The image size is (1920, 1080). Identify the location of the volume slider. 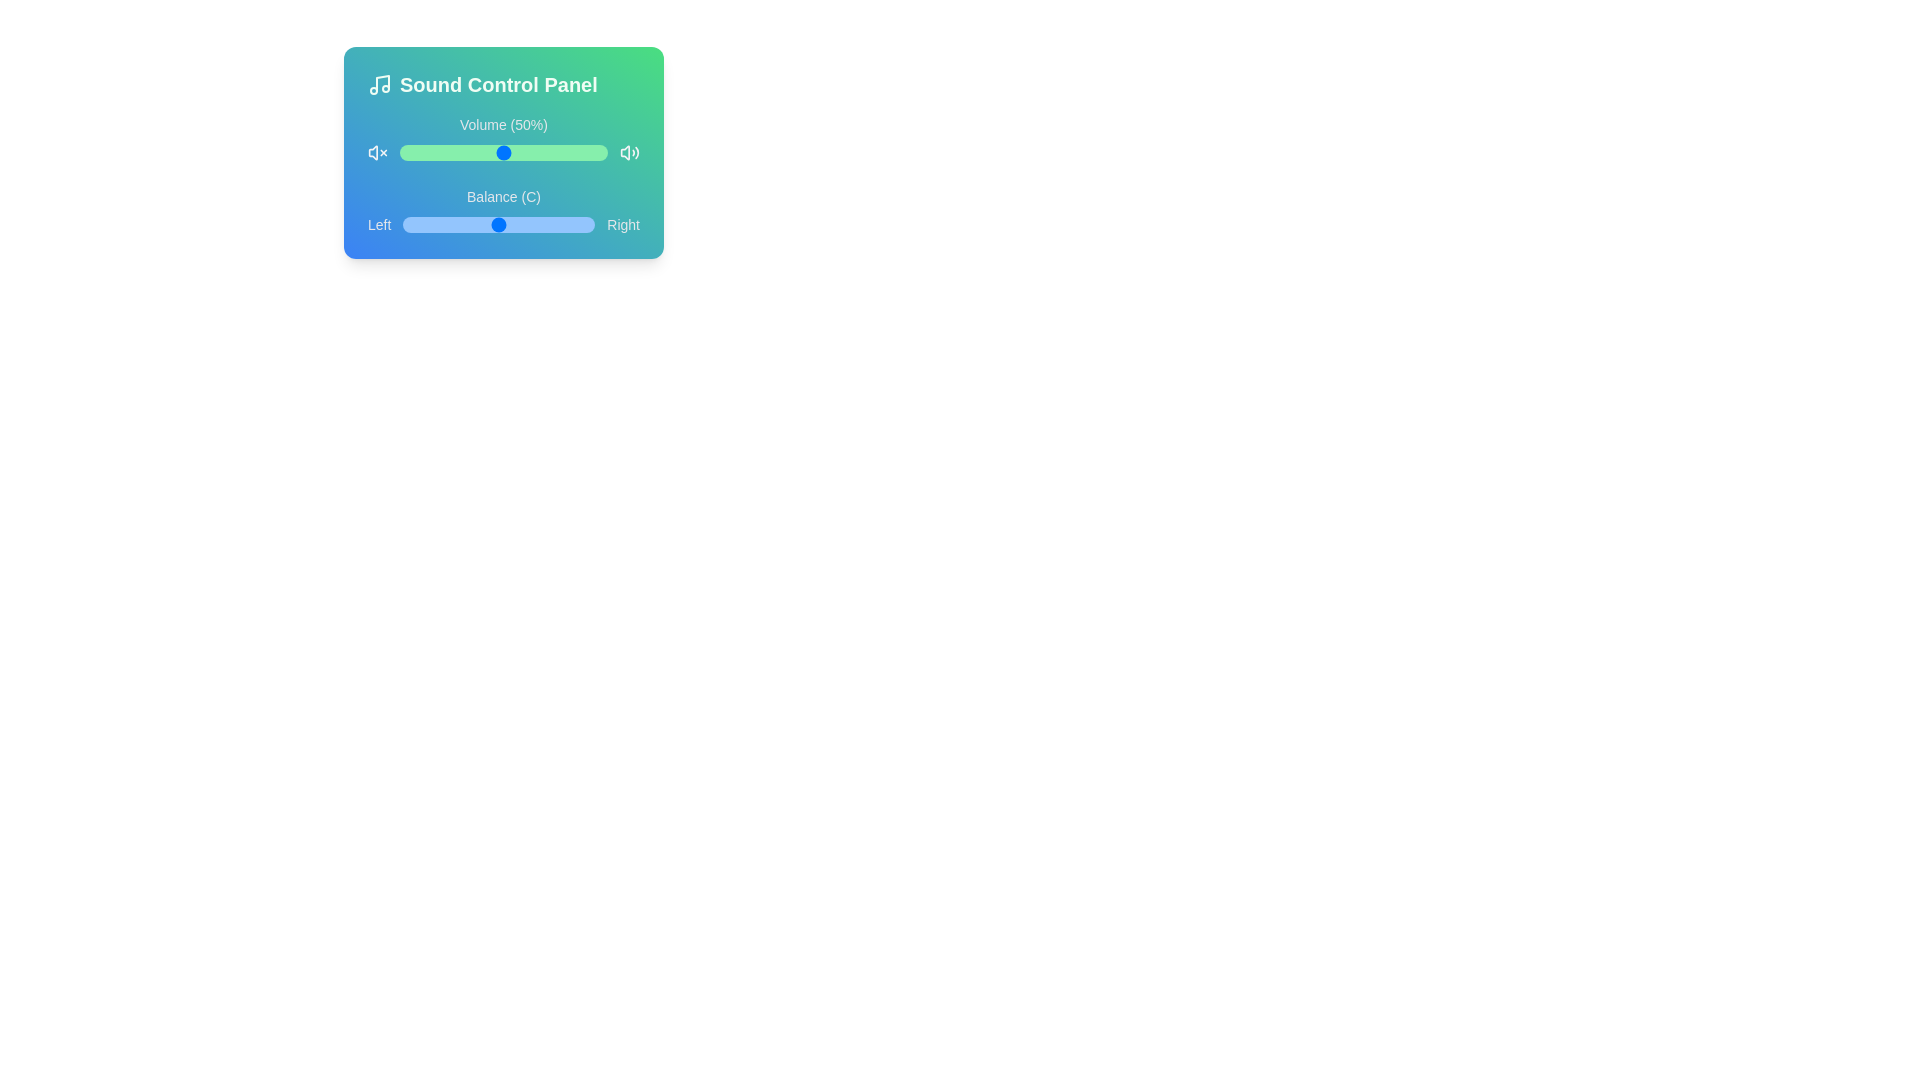
(582, 152).